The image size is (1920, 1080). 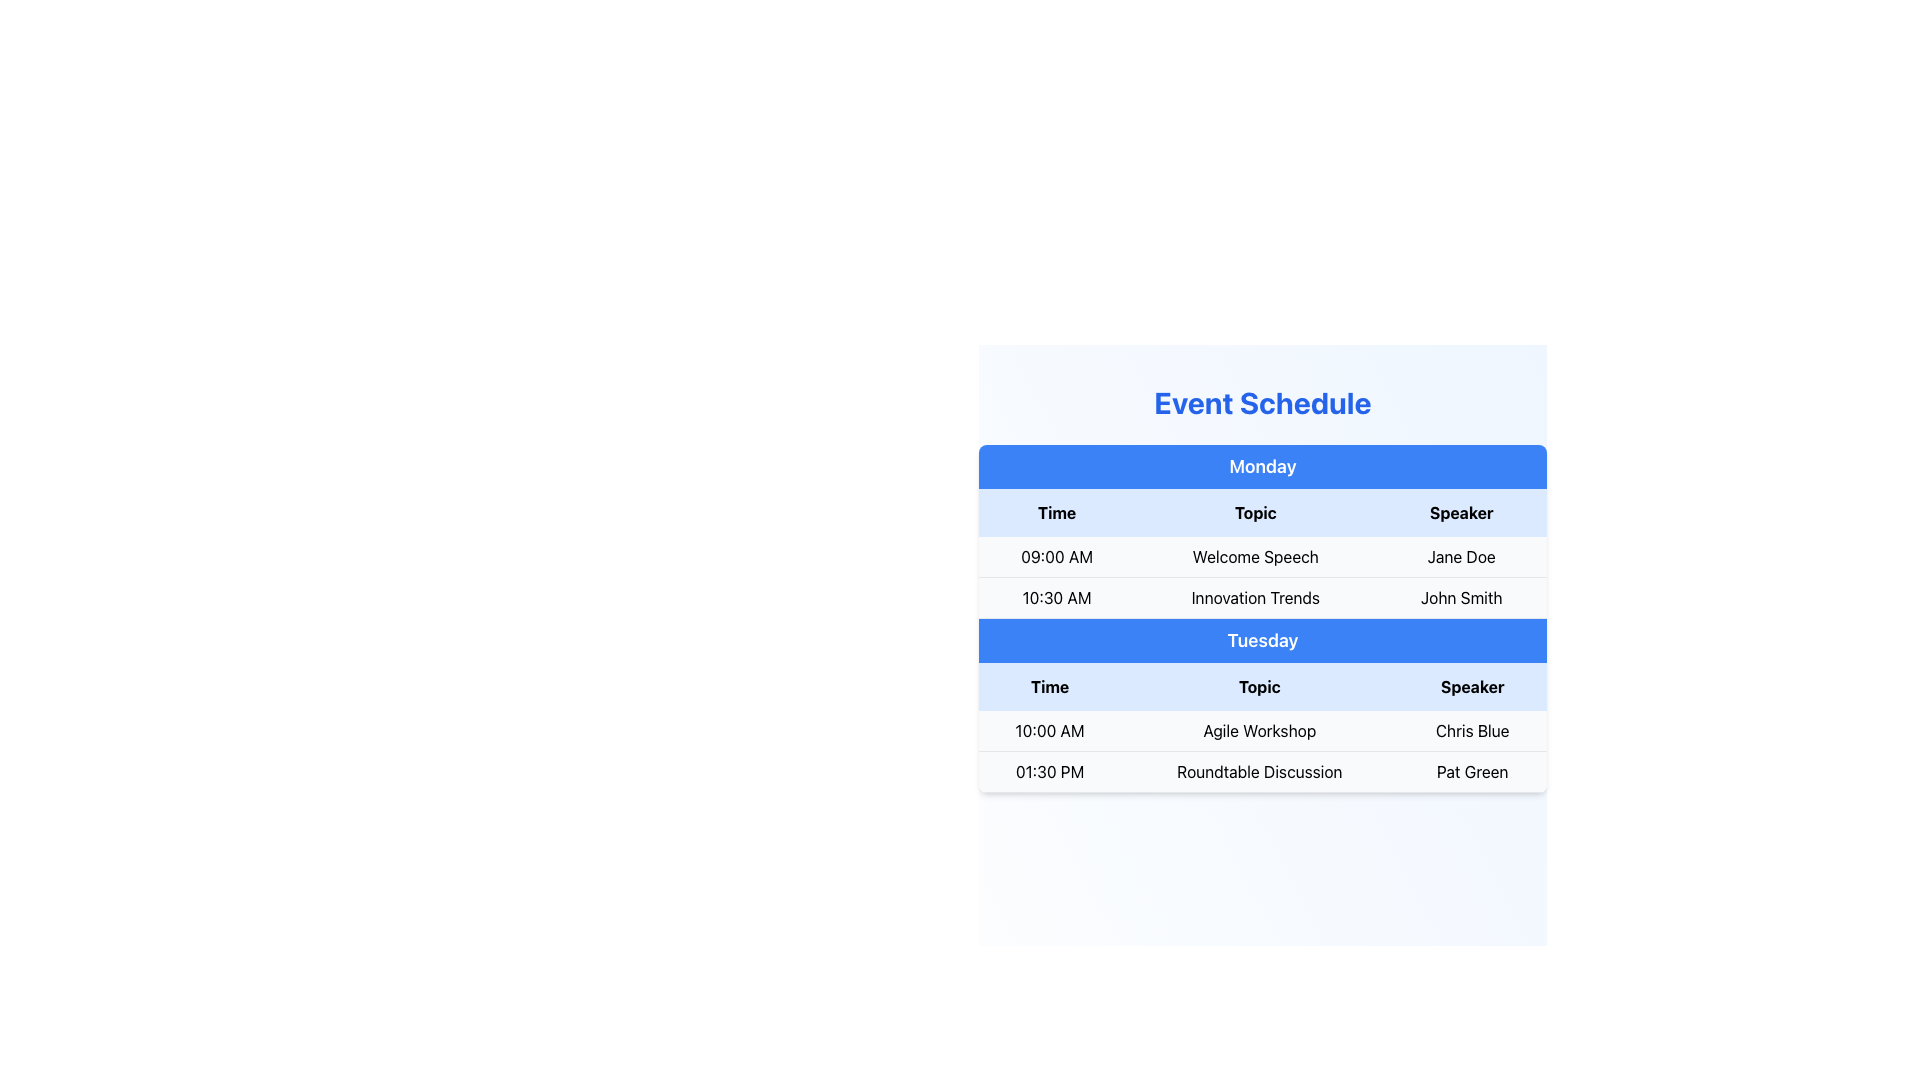 I want to click on the text label element displaying 'Roundtable Discussion' within the 'Tuesday' section of the 'Event Schedule' table, so click(x=1258, y=770).